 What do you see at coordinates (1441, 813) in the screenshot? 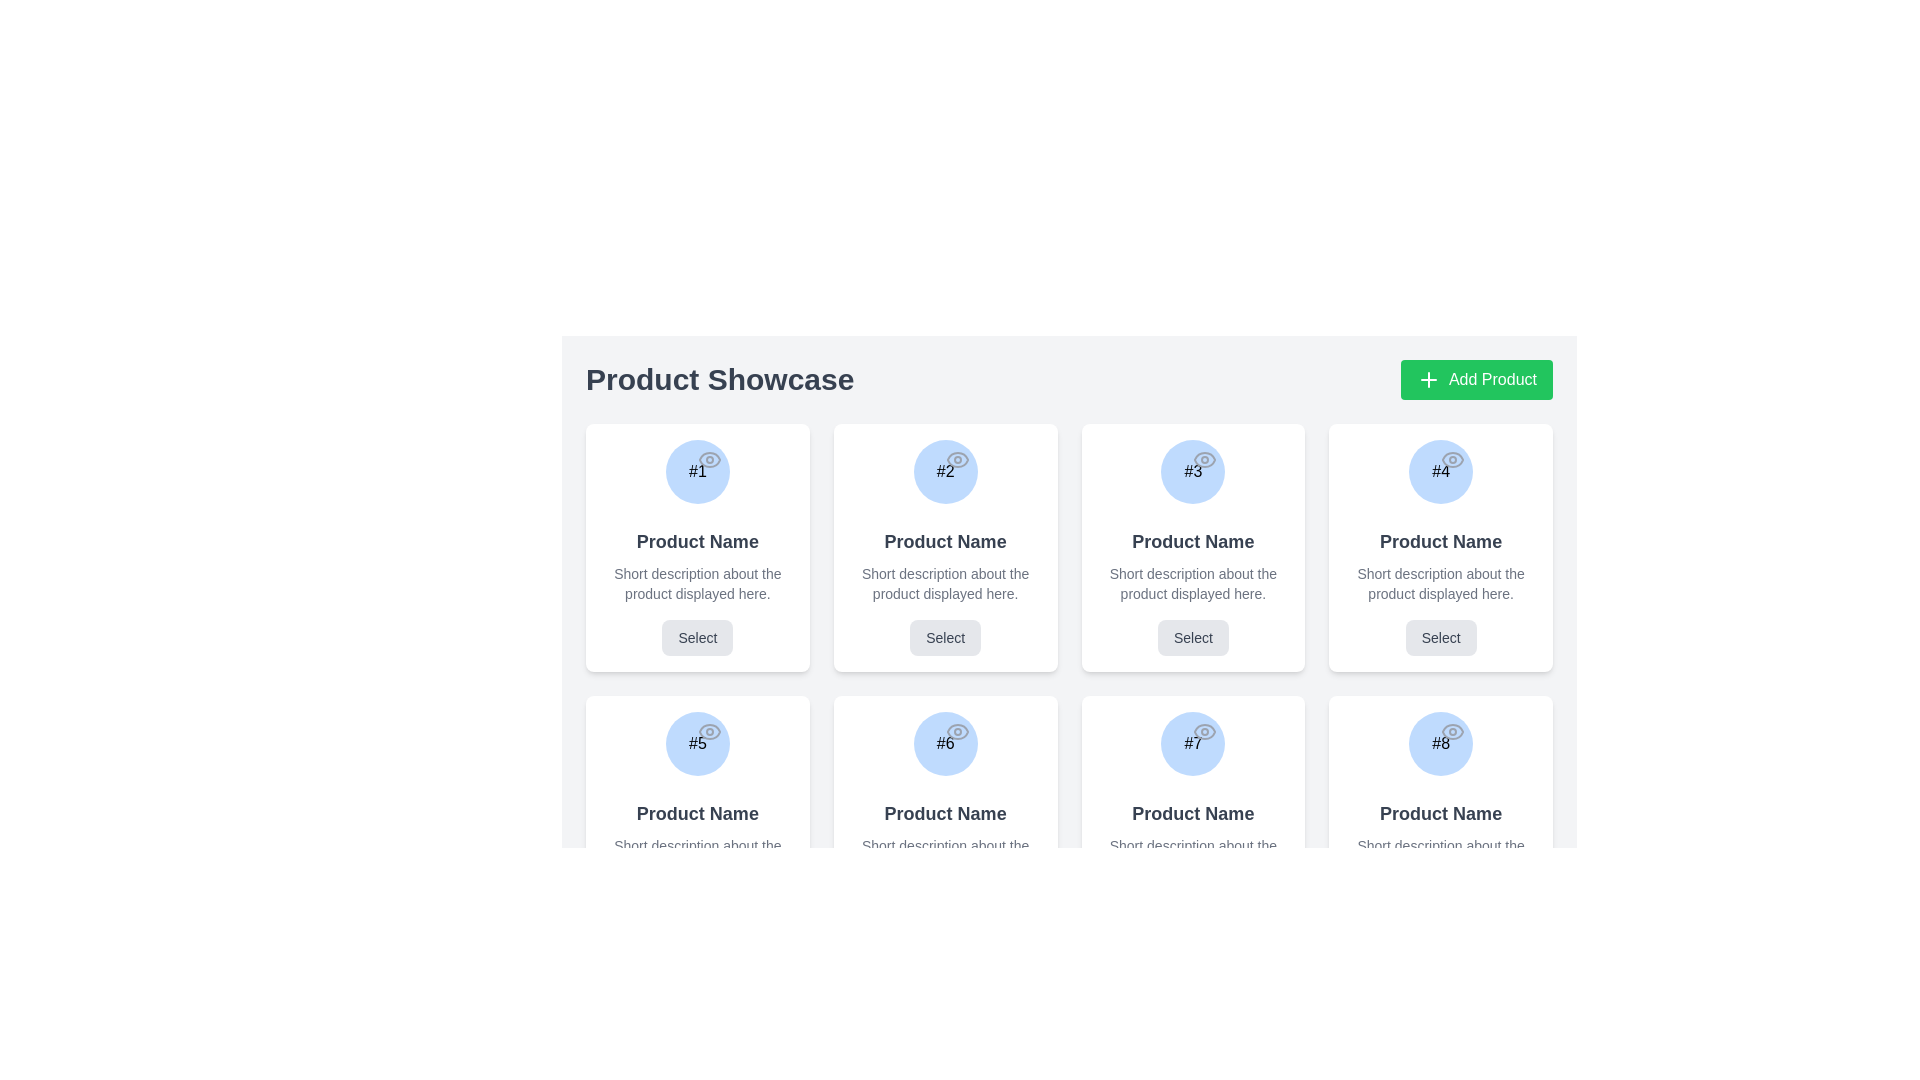
I see `the static text label that displays the product name, located in the last row, second from the left of a grid layout, positioned above the short description and below a circular graphical representation marked with '#8'` at bounding box center [1441, 813].